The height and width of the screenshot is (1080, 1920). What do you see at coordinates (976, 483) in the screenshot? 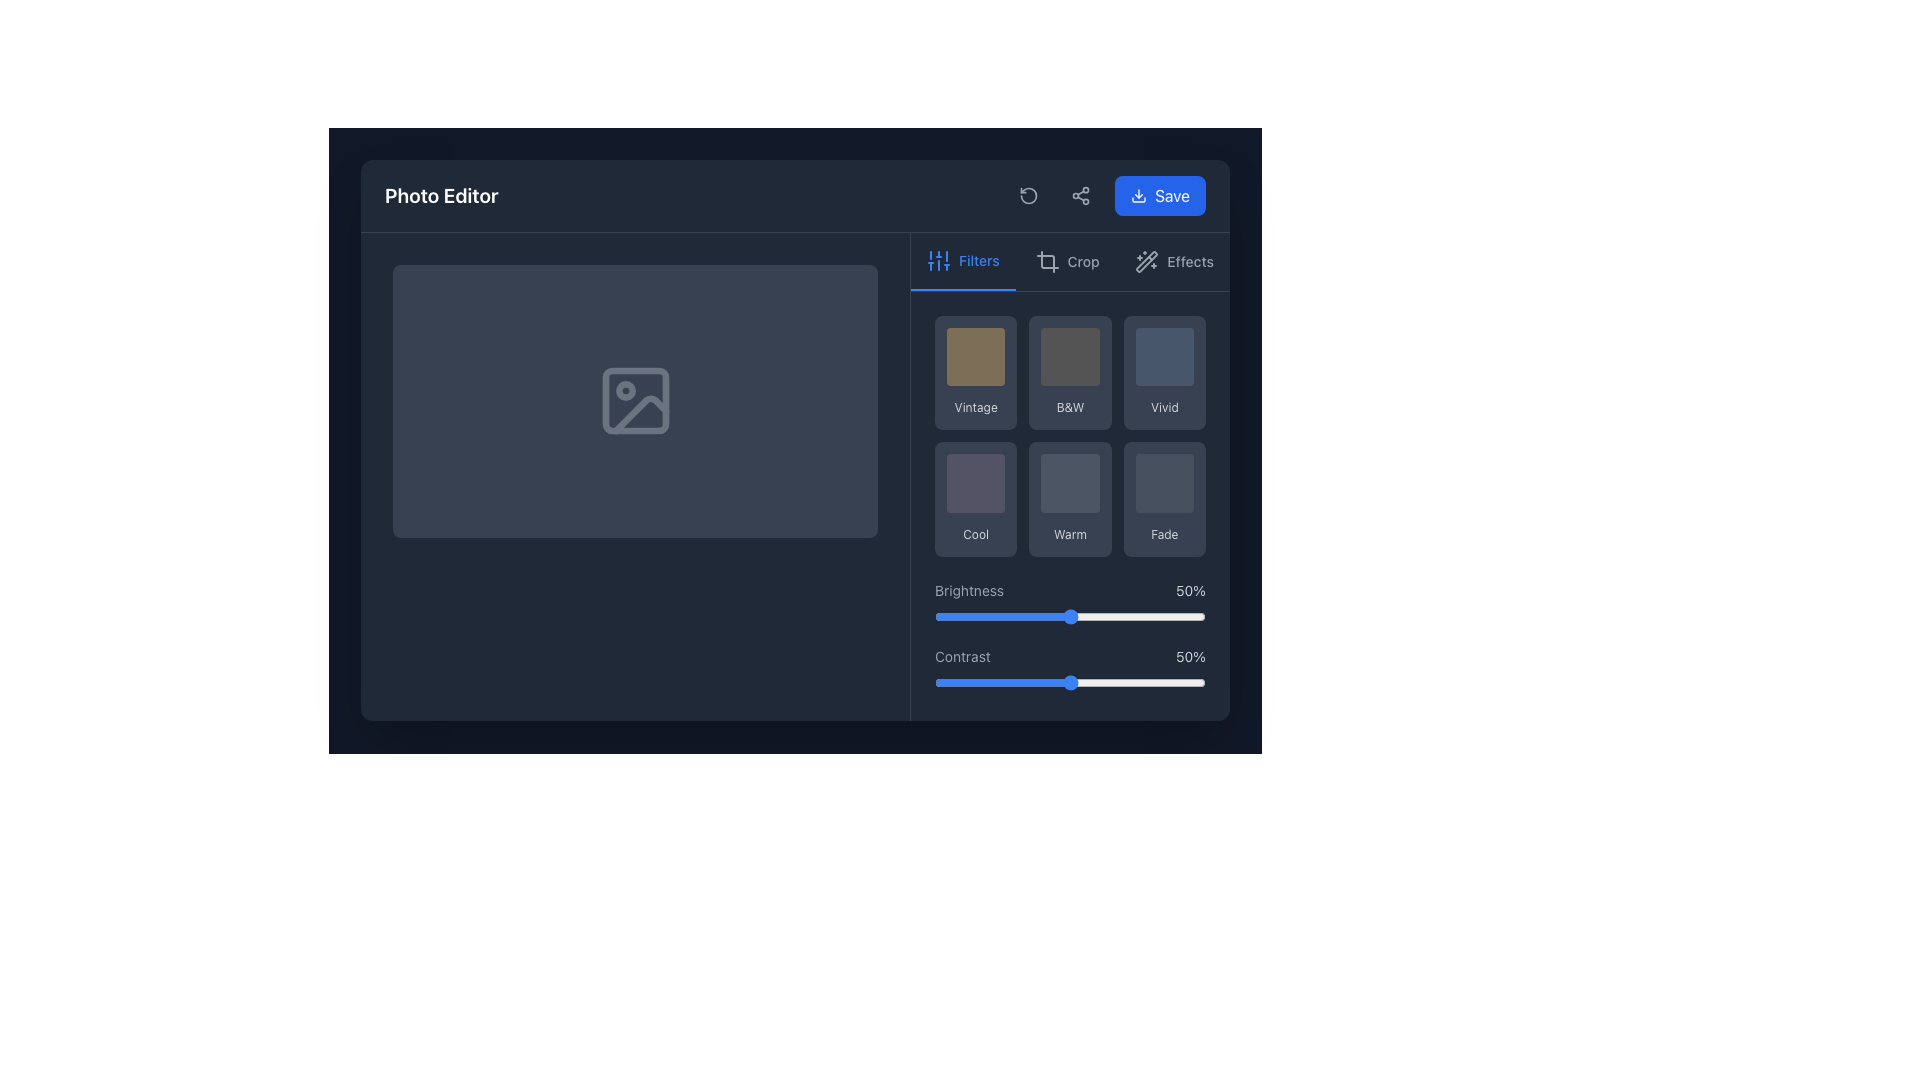
I see `the interactive visual square within the 'Cool' button in the right panel under the 'Filters' tab` at bounding box center [976, 483].